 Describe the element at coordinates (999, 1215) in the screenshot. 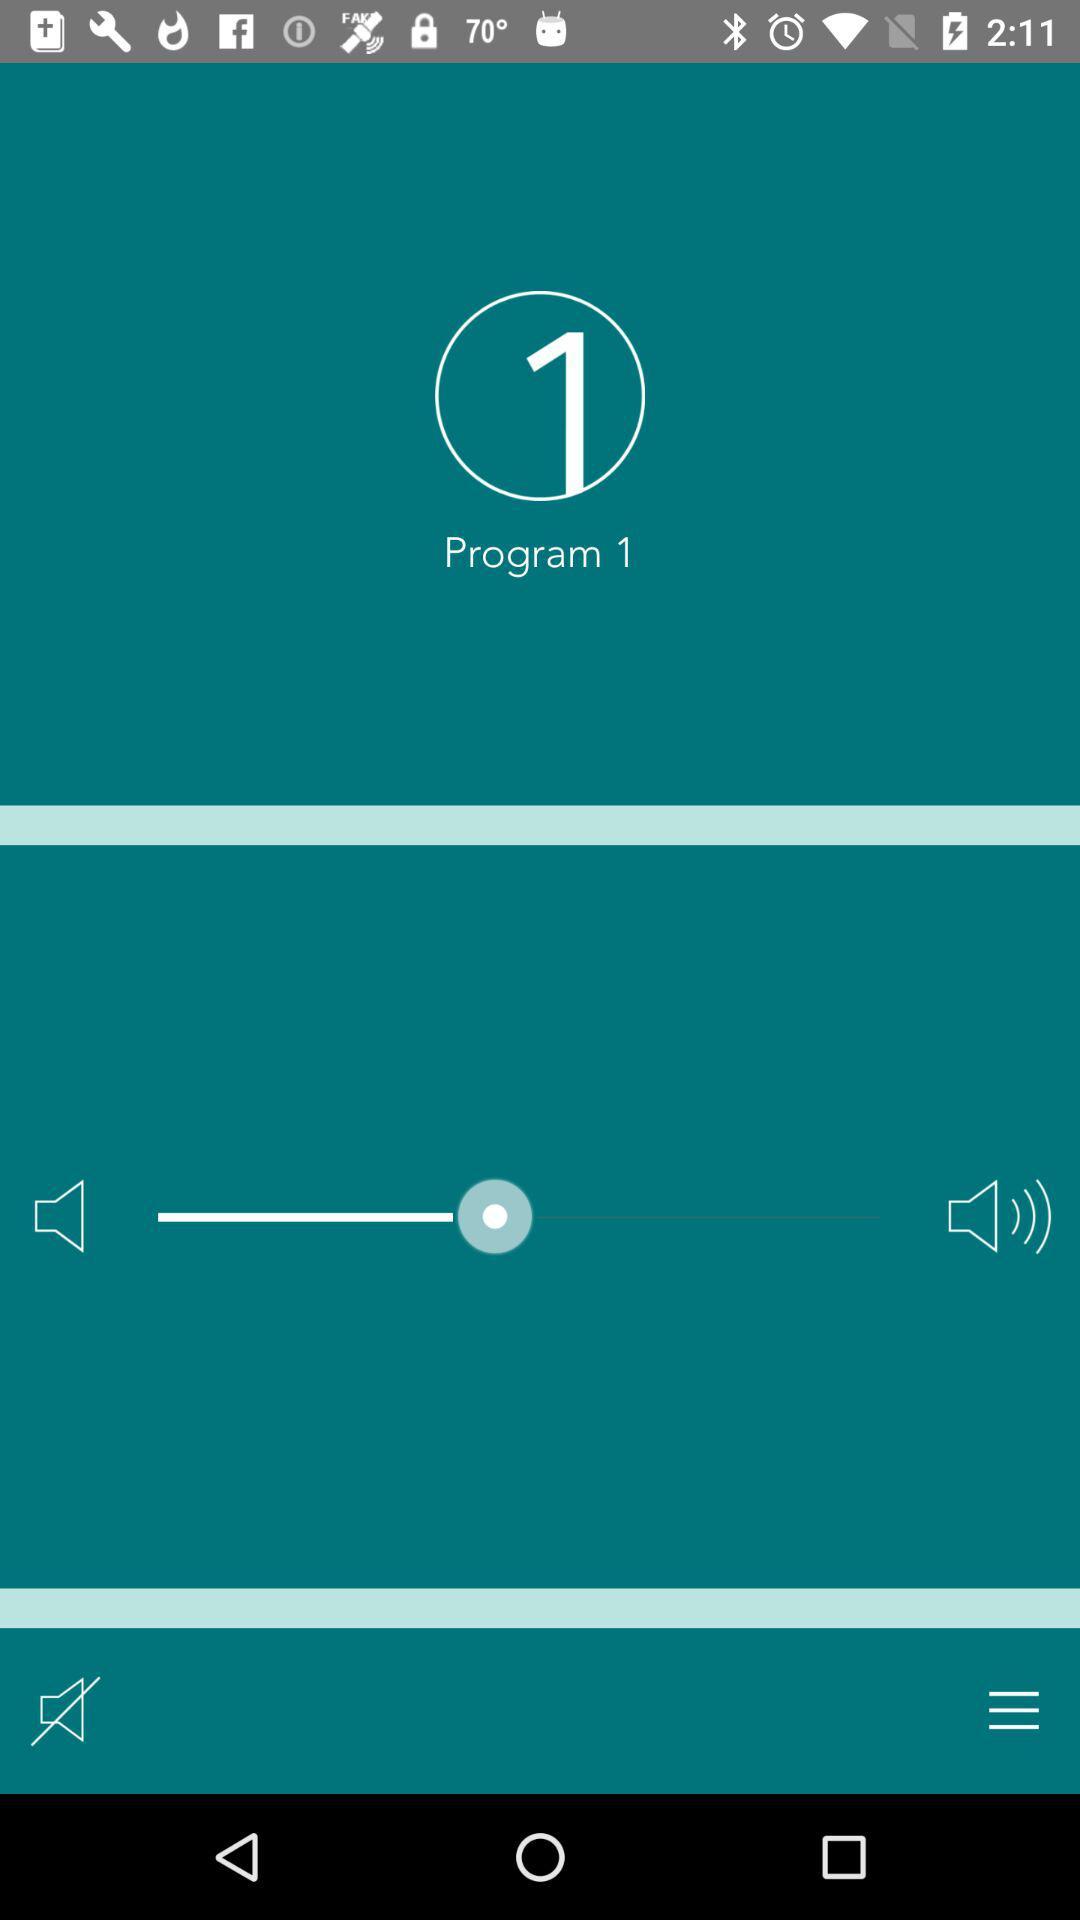

I see `volume` at that location.